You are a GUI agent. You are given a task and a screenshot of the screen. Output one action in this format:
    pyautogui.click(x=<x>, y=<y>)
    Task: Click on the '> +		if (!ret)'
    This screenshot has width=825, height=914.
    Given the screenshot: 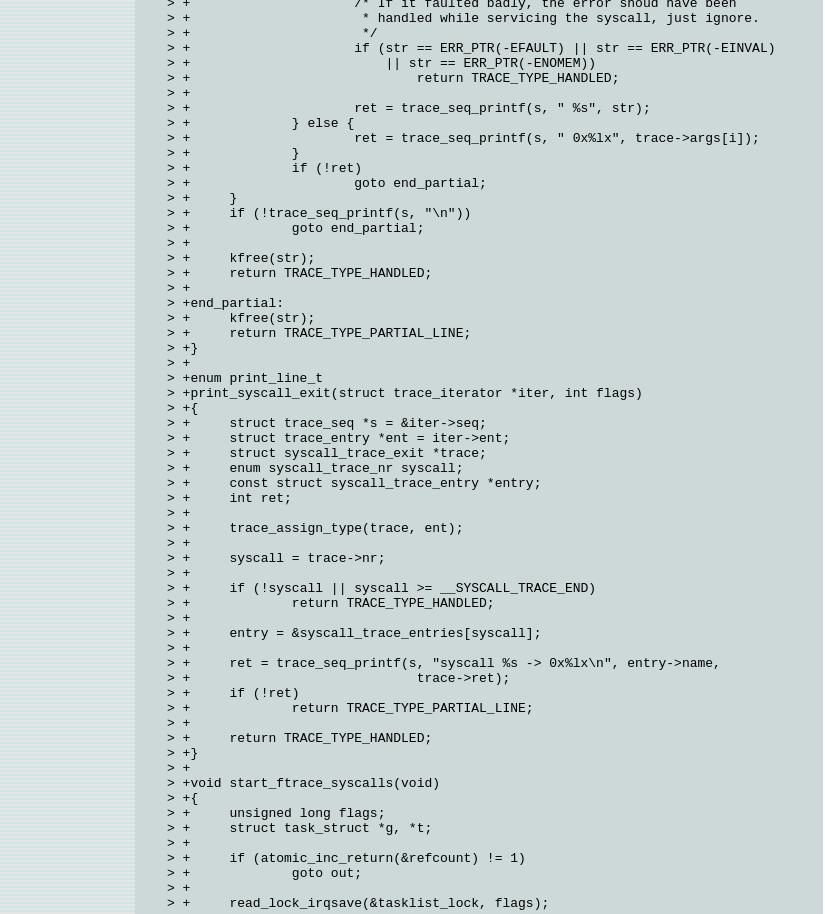 What is the action you would take?
    pyautogui.click(x=263, y=167)
    